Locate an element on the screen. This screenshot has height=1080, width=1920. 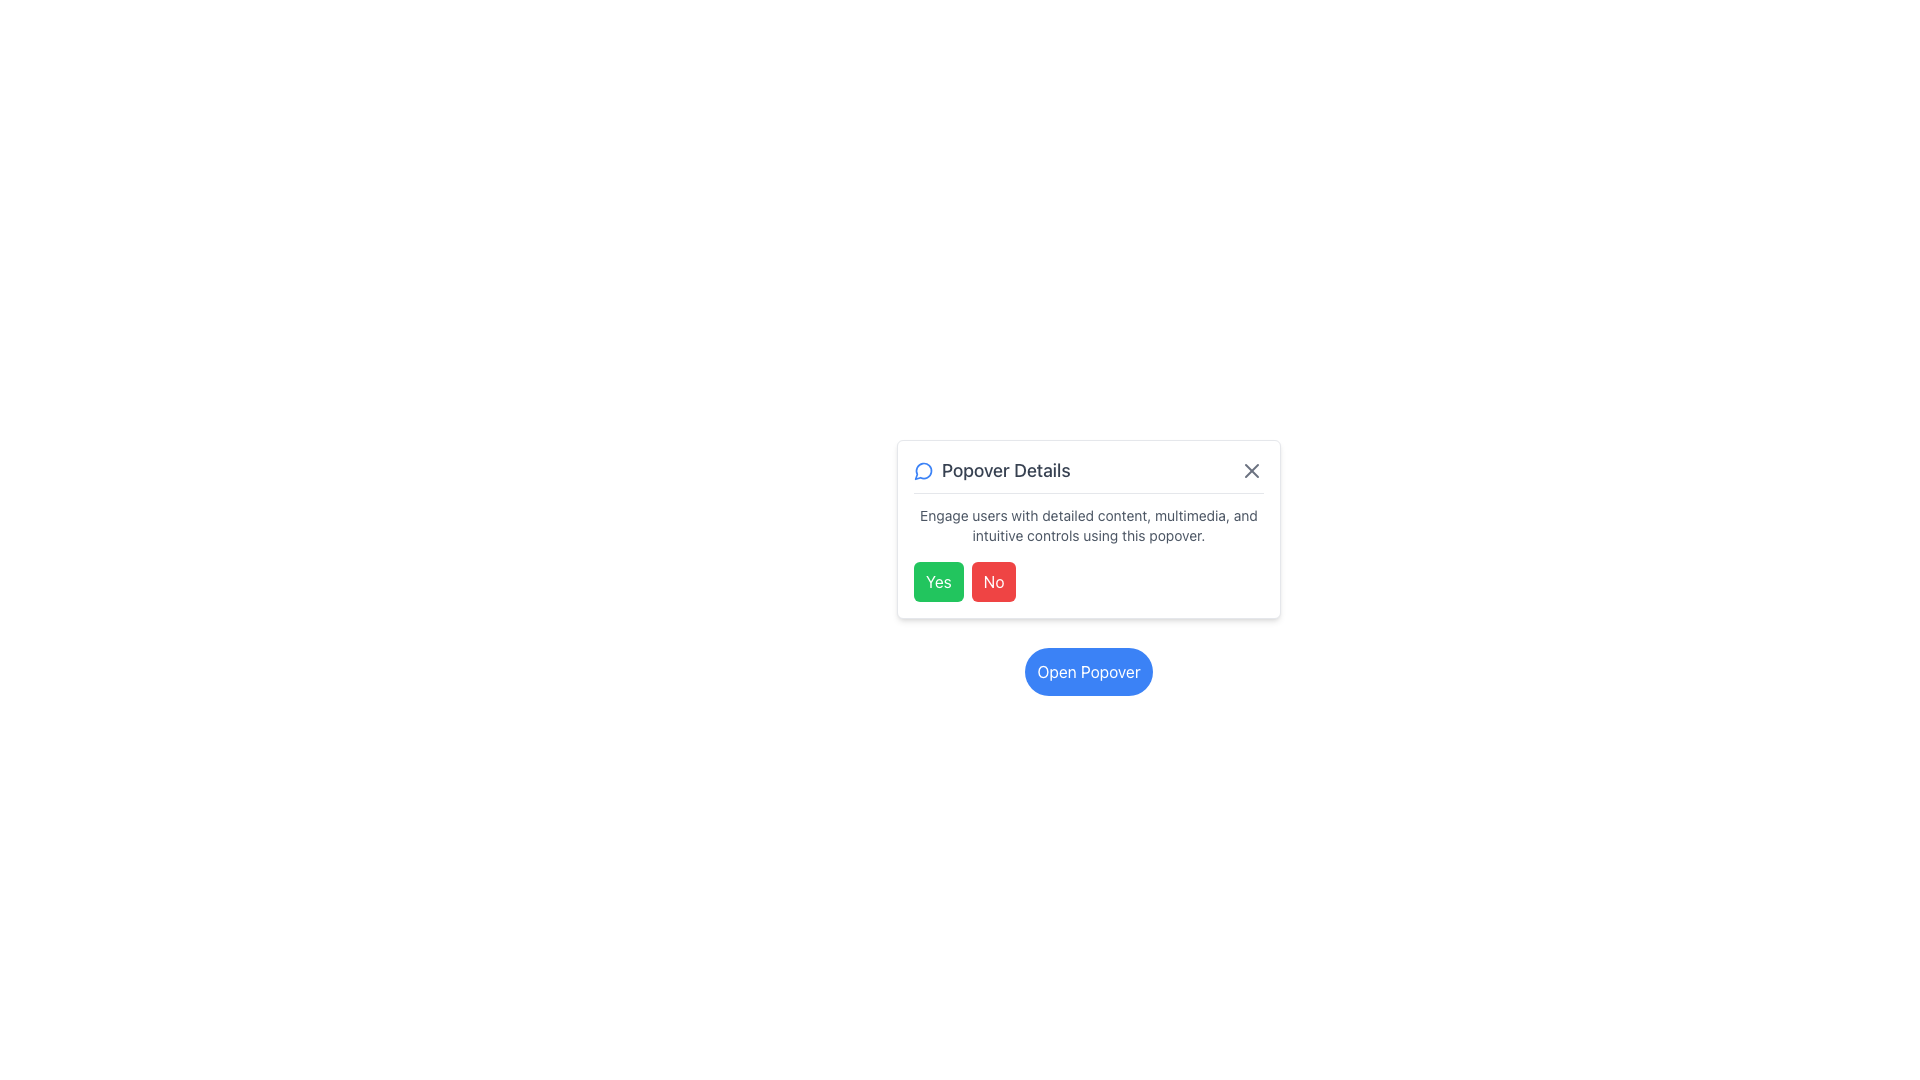
the messaging icon located to the left of the 'Popover Details' text label is located at coordinates (923, 470).